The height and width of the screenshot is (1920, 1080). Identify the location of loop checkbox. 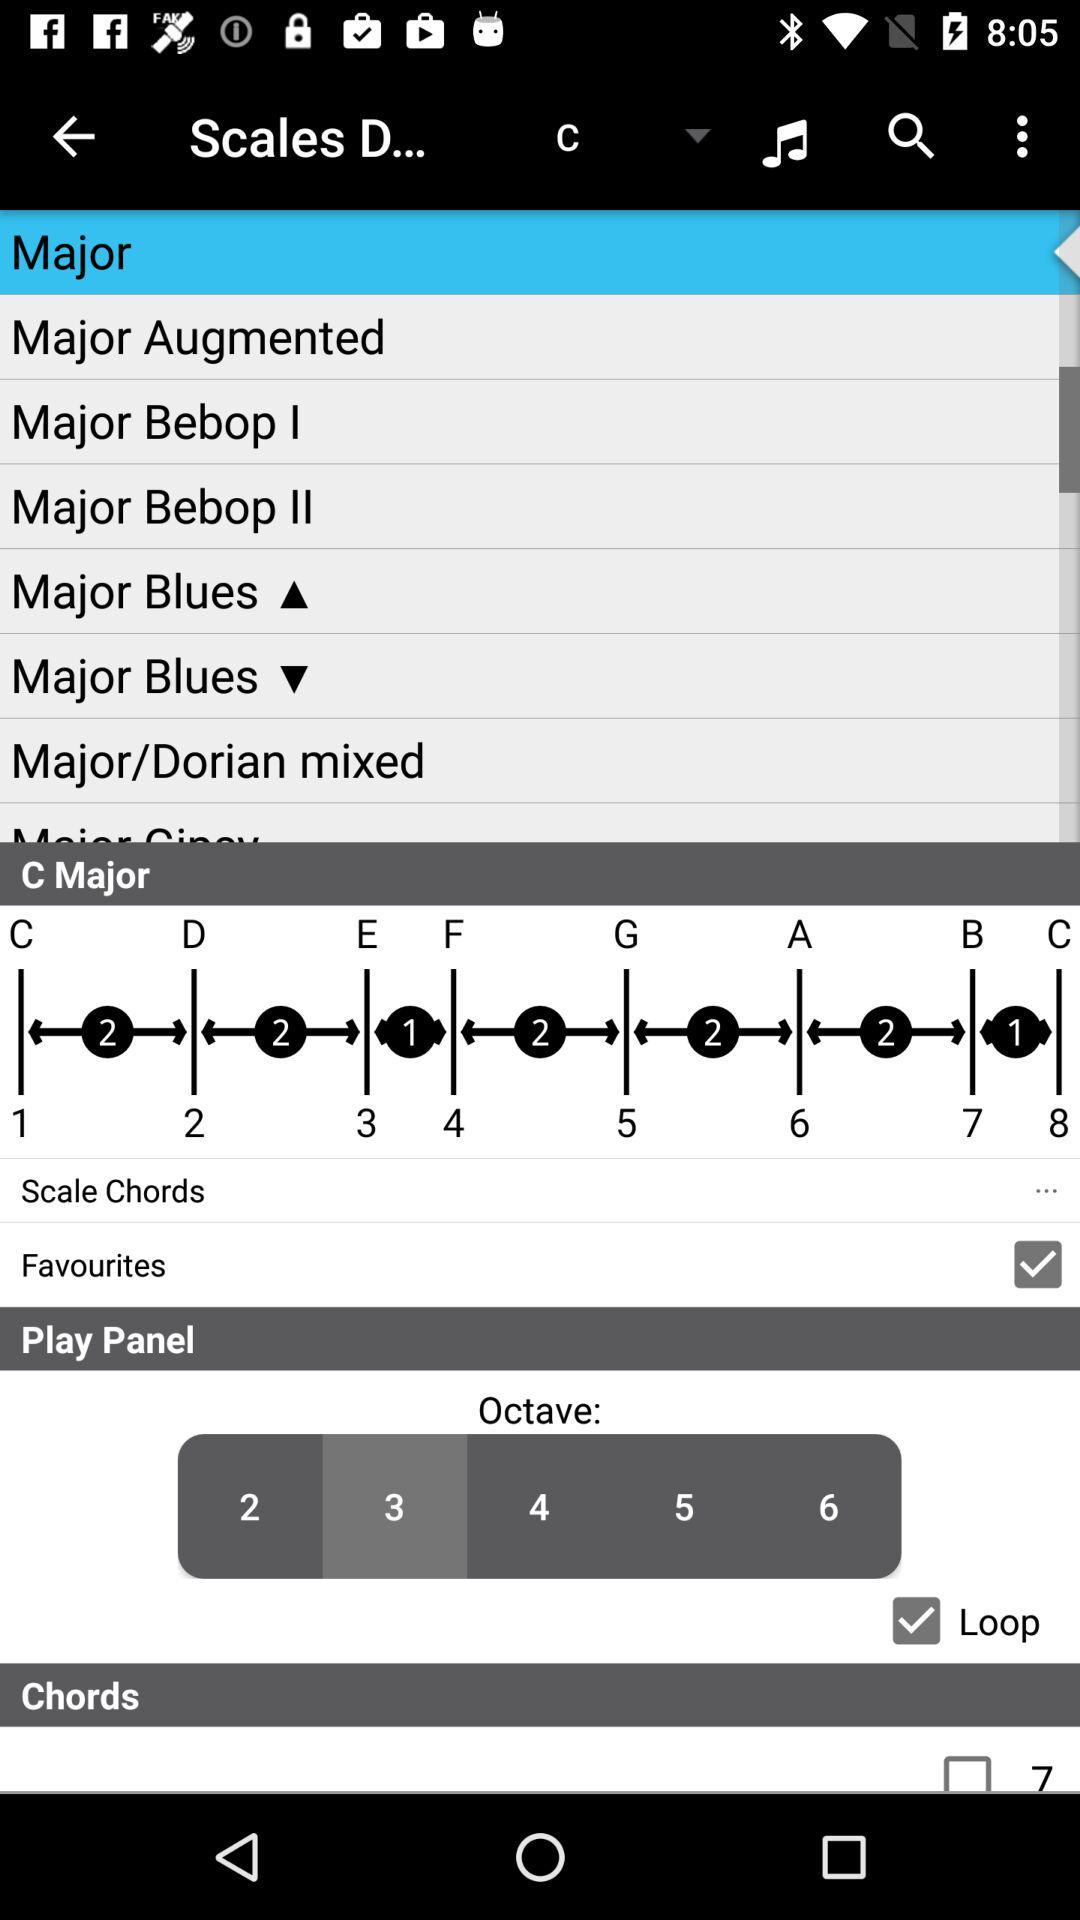
(916, 1620).